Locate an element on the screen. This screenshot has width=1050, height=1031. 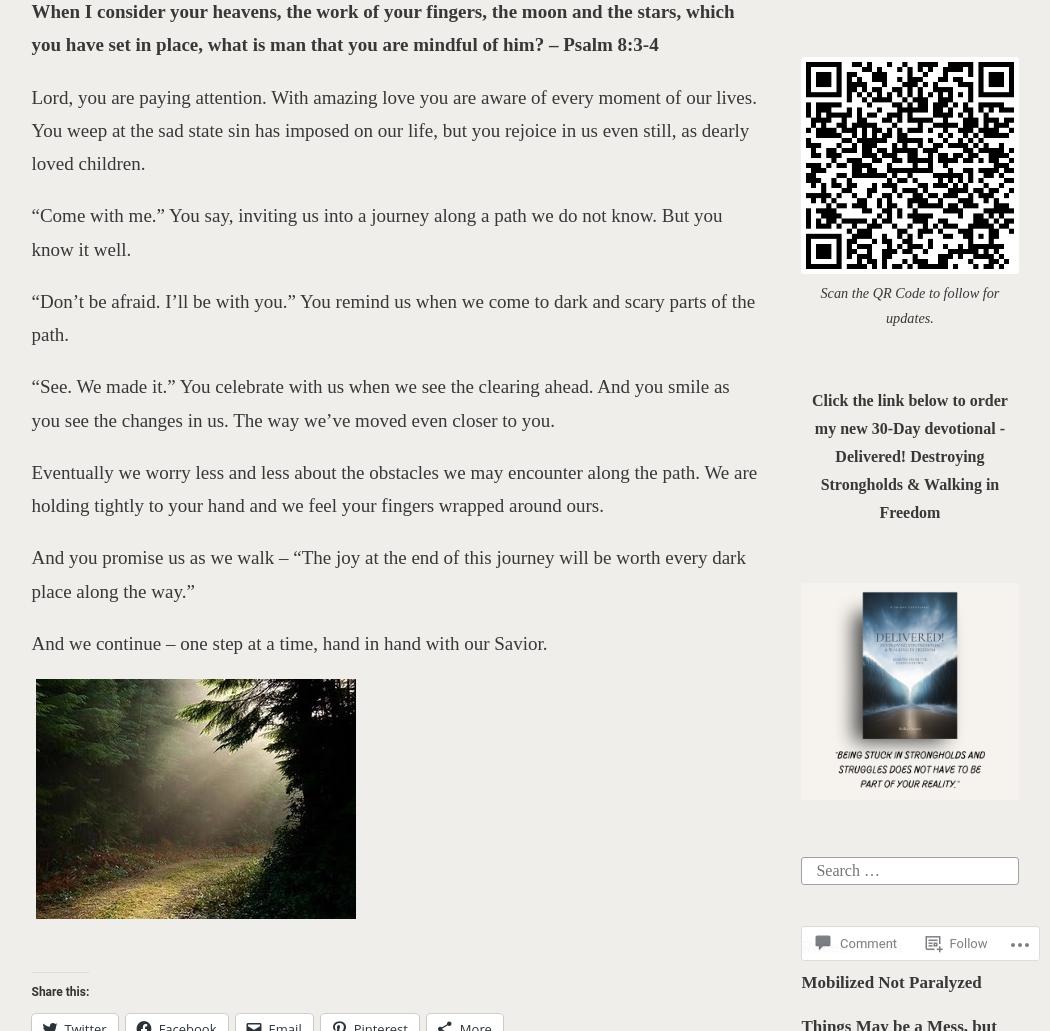
'And we continue – one step at a time, hand in hand with our Savior.' is located at coordinates (290, 642).